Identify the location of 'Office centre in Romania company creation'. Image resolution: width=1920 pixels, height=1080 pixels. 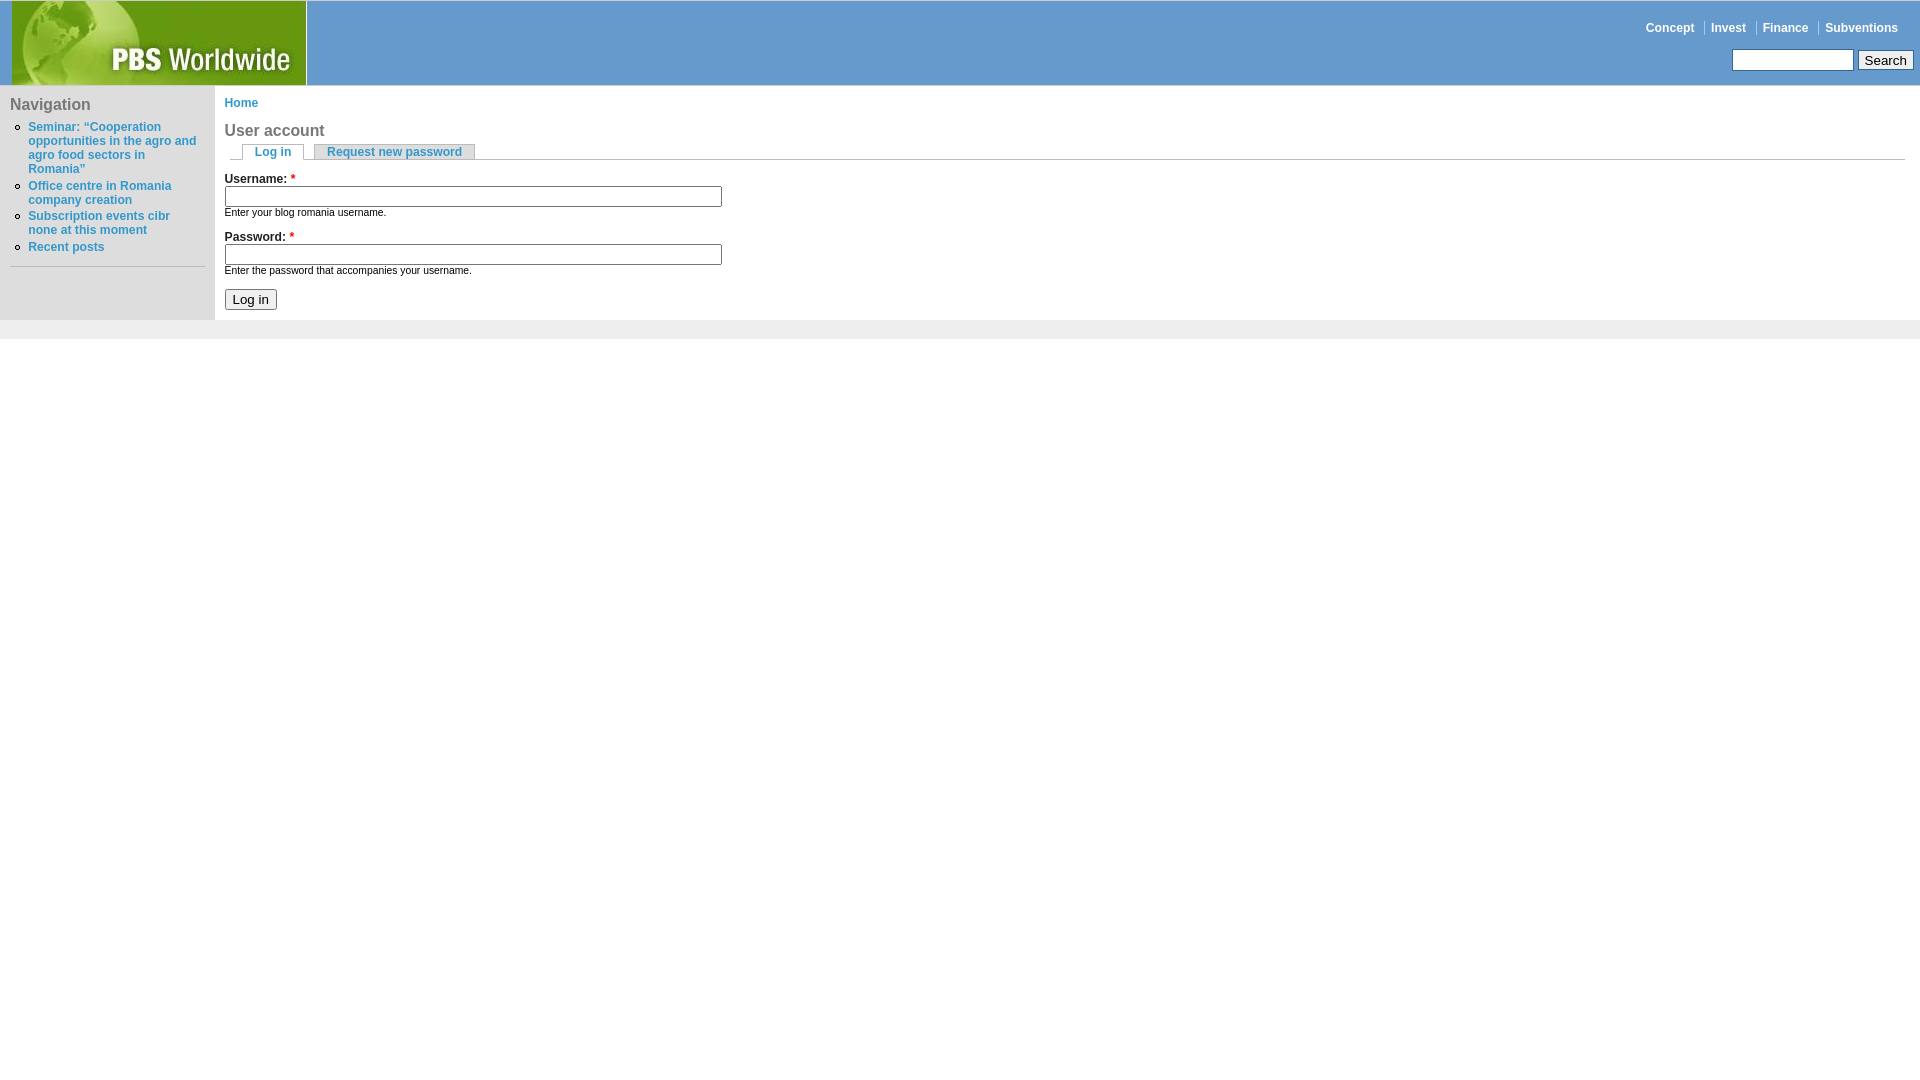
(98, 192).